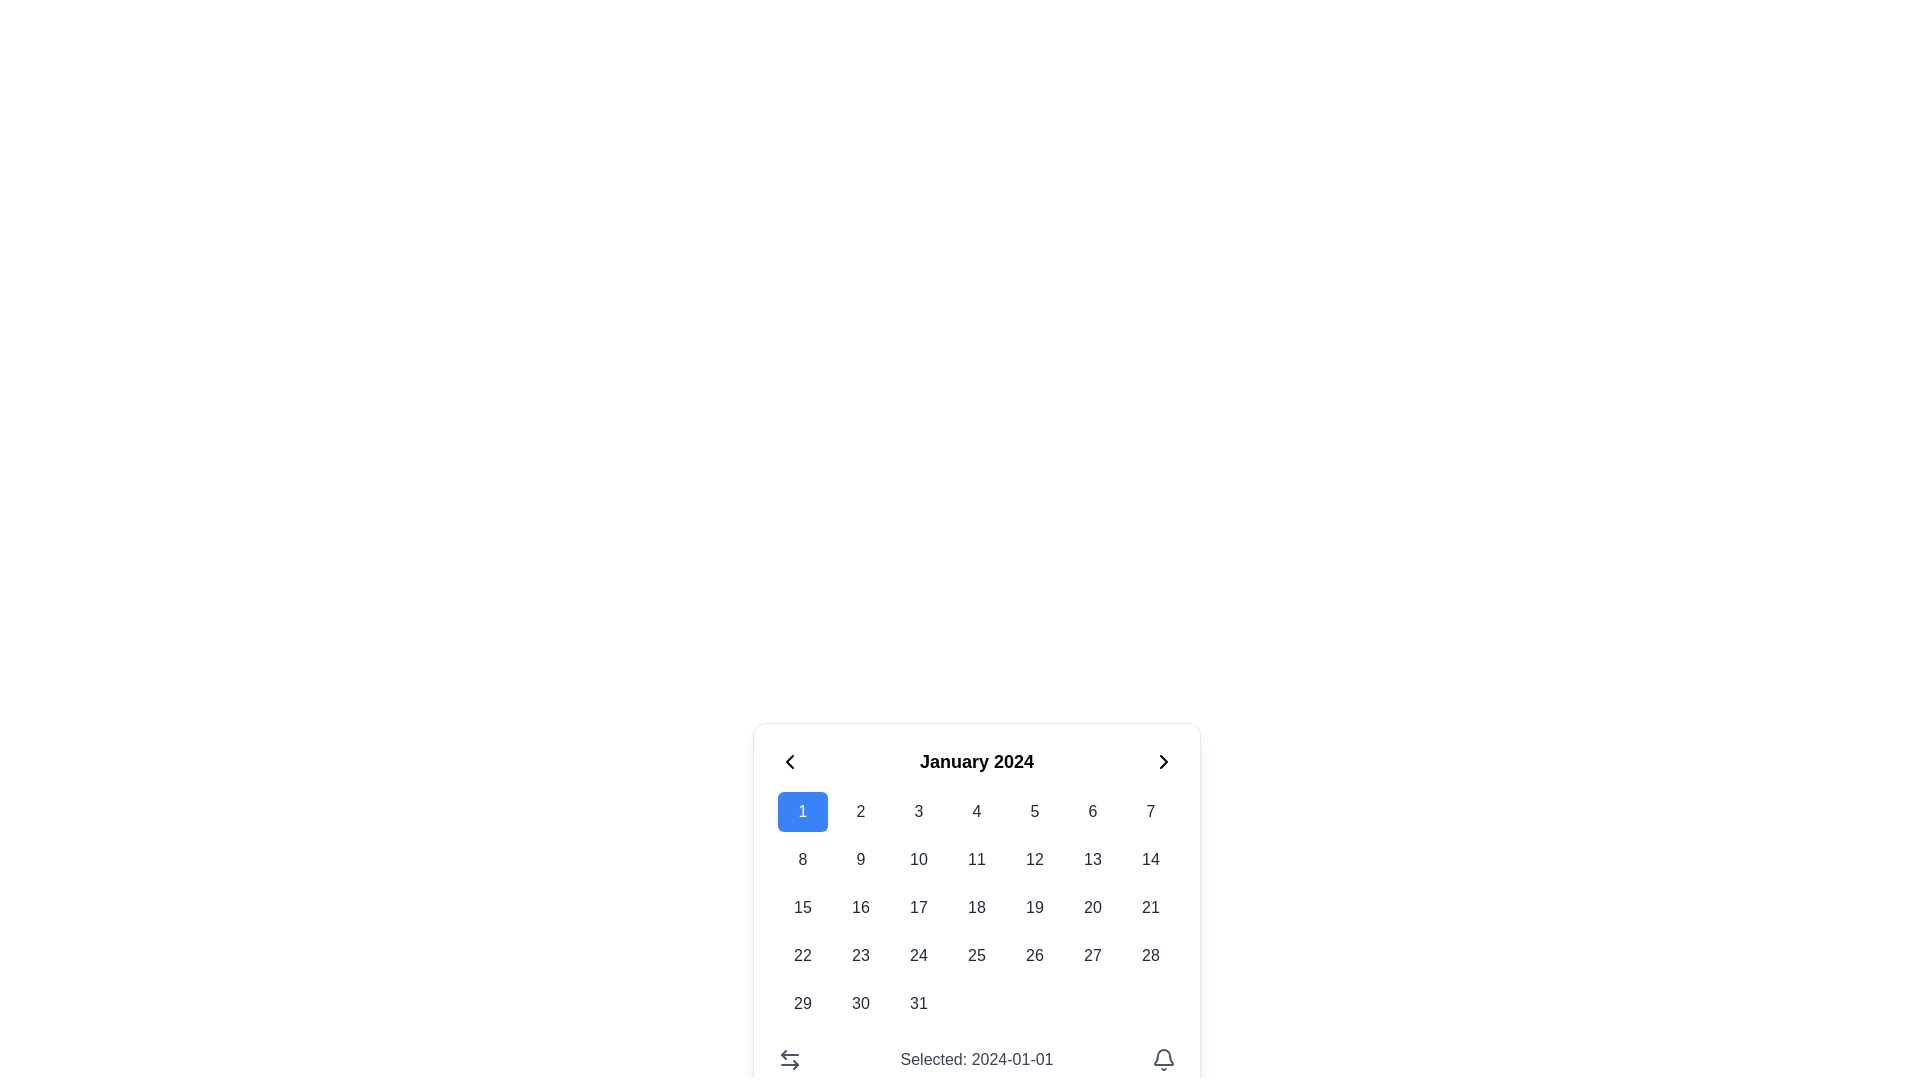 Image resolution: width=1920 pixels, height=1080 pixels. Describe the element at coordinates (917, 1003) in the screenshot. I see `the text label displaying '31' in the sixth row and last column of the 7x7 grid in the calendar view` at that location.